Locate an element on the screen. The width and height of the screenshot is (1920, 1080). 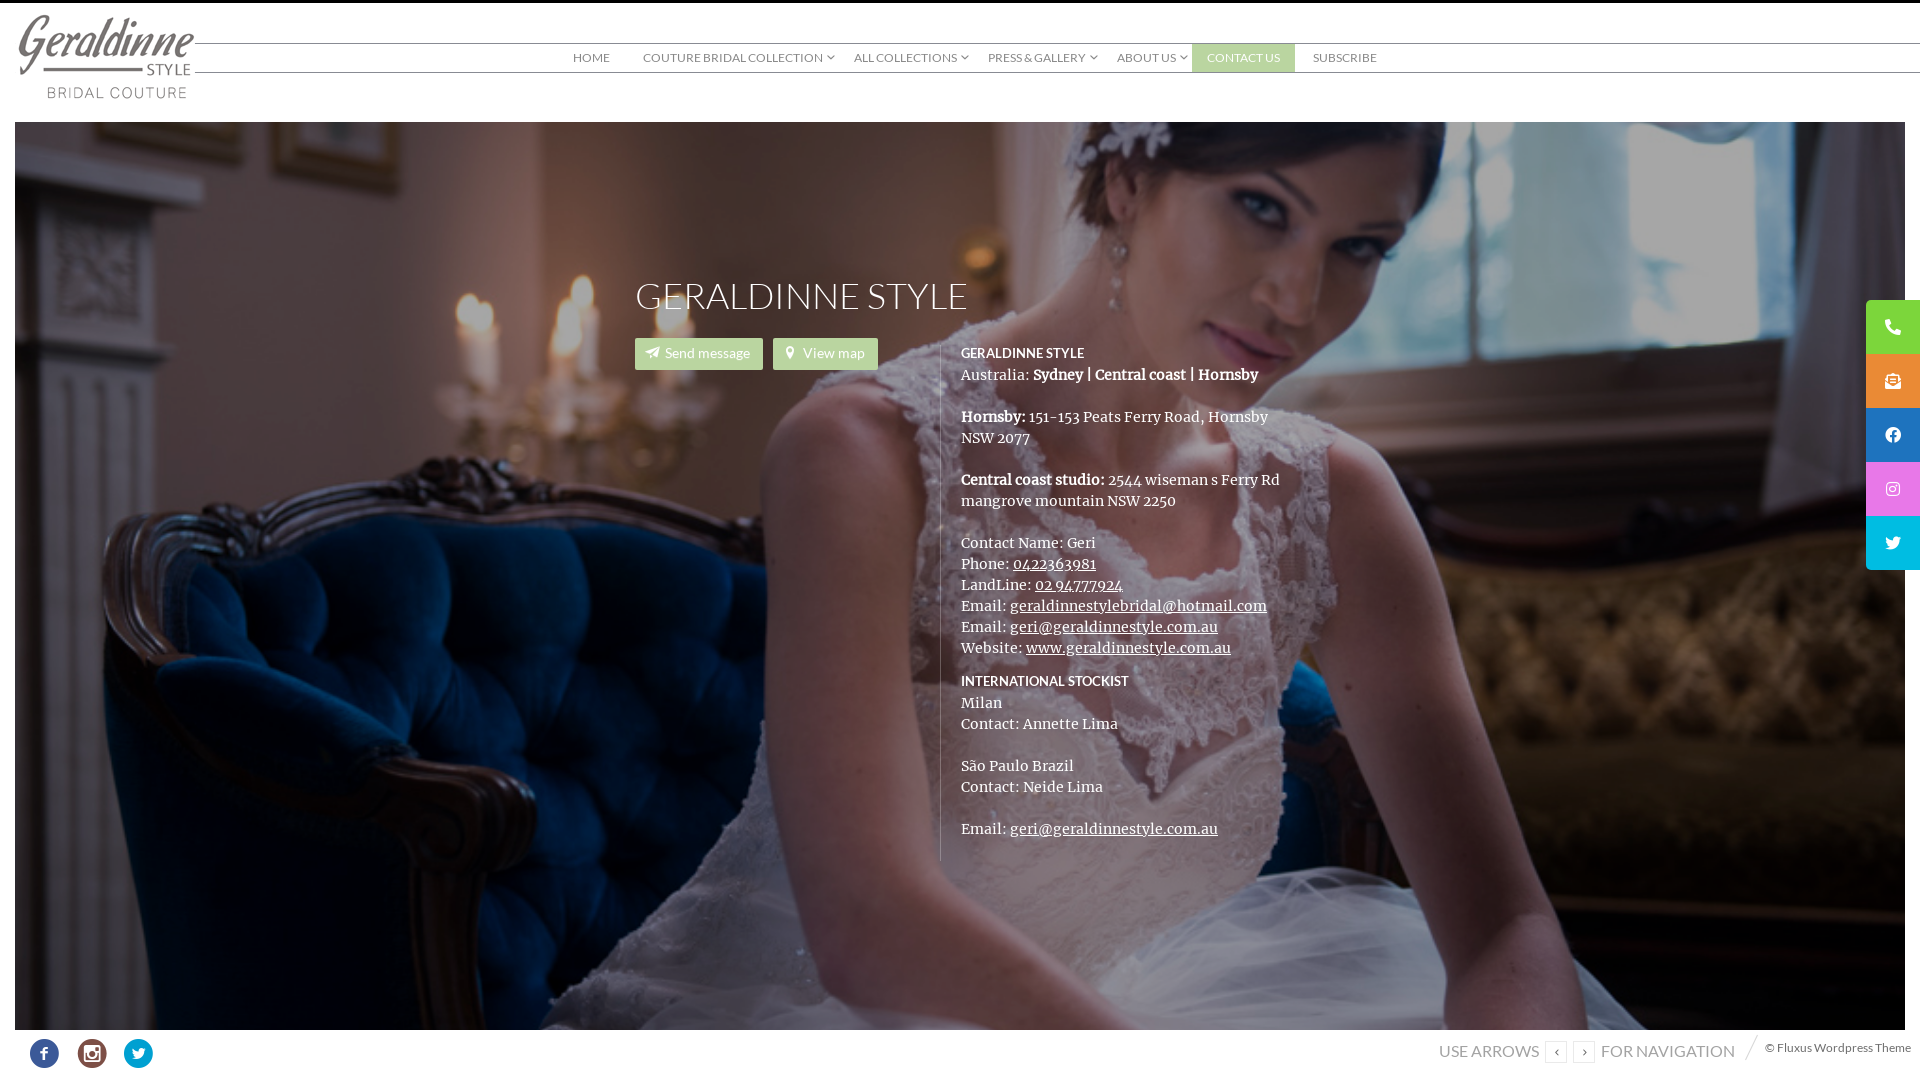
'PRESS & GALLERY' is located at coordinates (1036, 56).